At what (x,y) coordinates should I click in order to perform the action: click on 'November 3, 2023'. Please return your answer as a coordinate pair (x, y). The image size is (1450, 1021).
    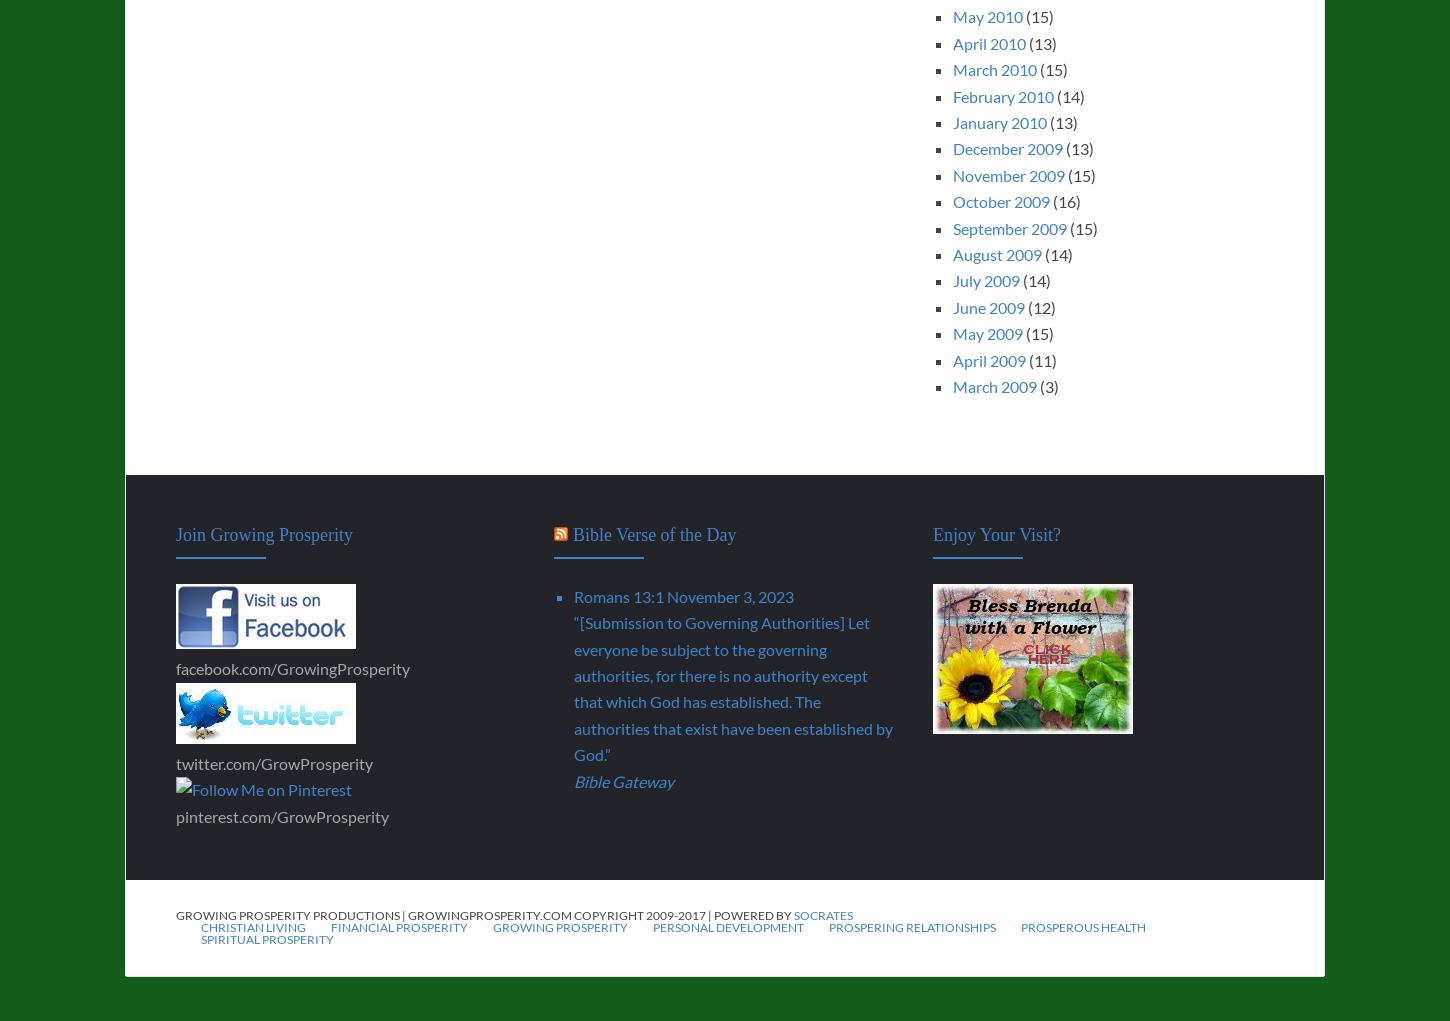
    Looking at the image, I should click on (730, 595).